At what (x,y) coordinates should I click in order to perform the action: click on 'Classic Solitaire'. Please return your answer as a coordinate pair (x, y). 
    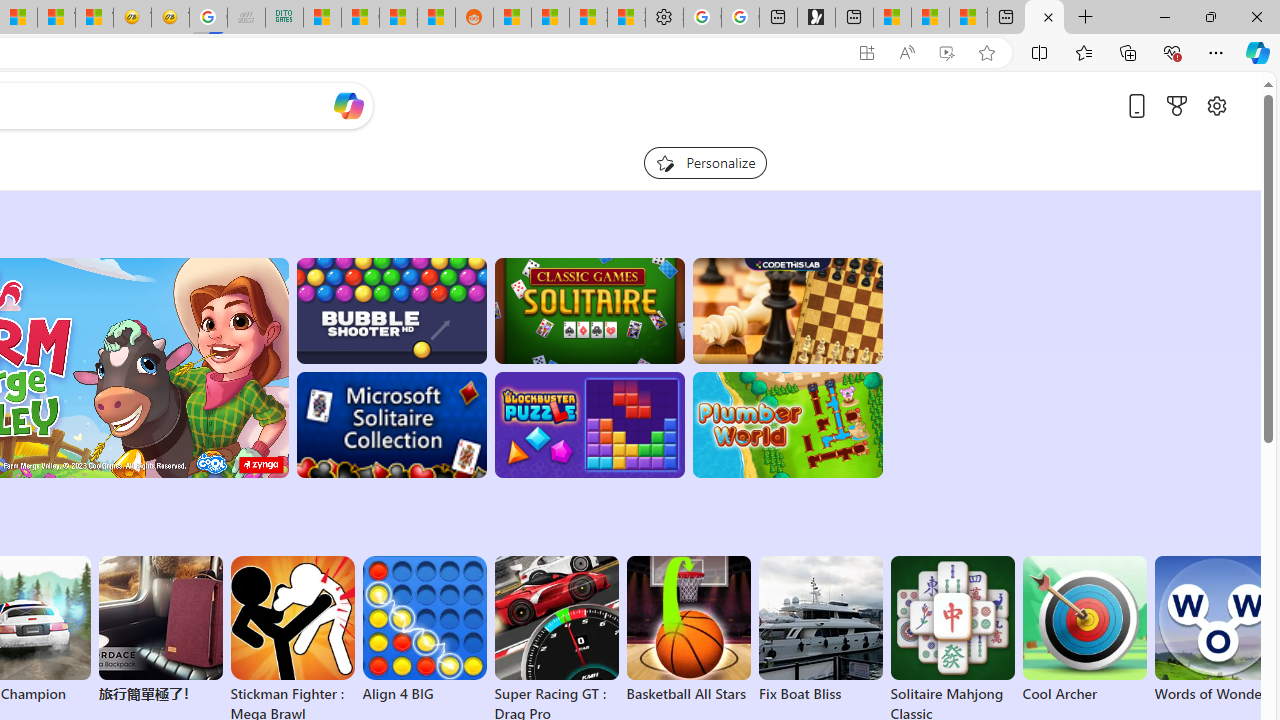
    Looking at the image, I should click on (588, 311).